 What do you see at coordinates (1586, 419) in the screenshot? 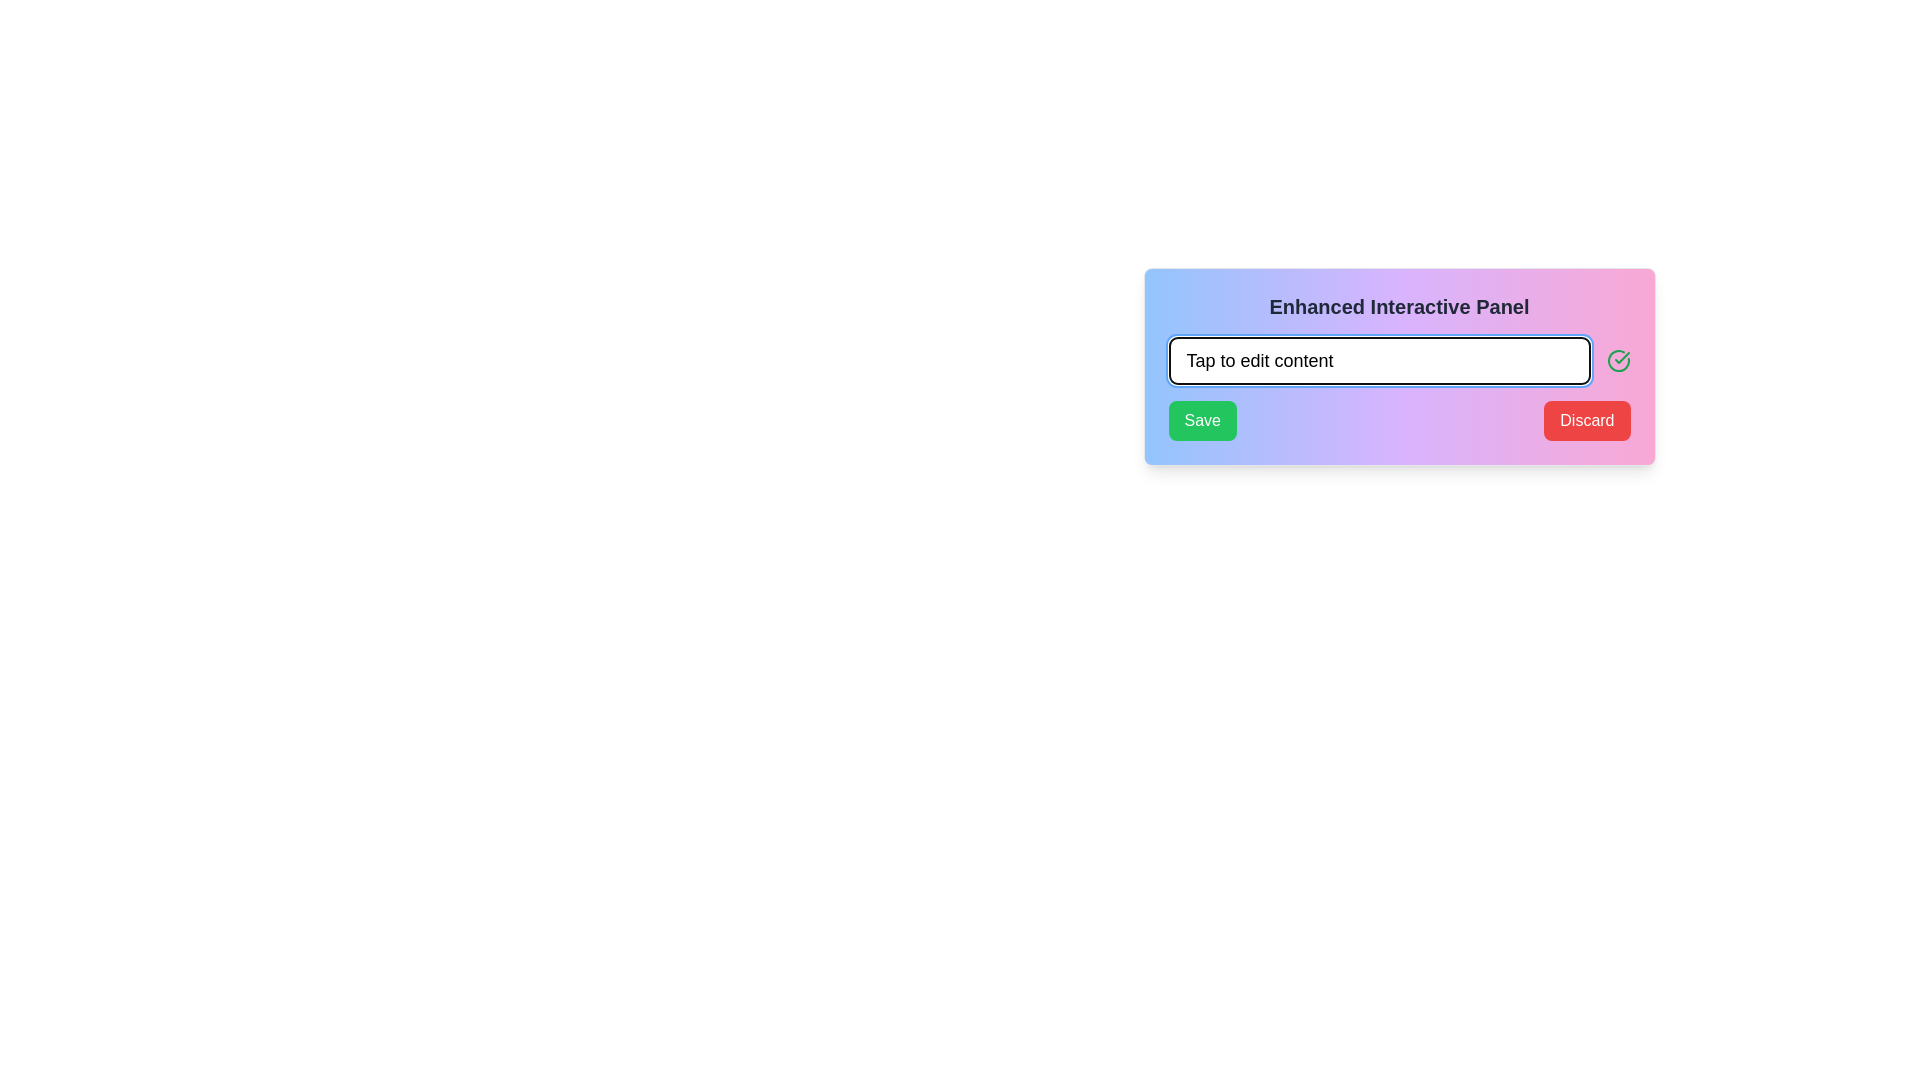
I see `the 'Discard' button located at the lower right side of the card-like UI` at bounding box center [1586, 419].